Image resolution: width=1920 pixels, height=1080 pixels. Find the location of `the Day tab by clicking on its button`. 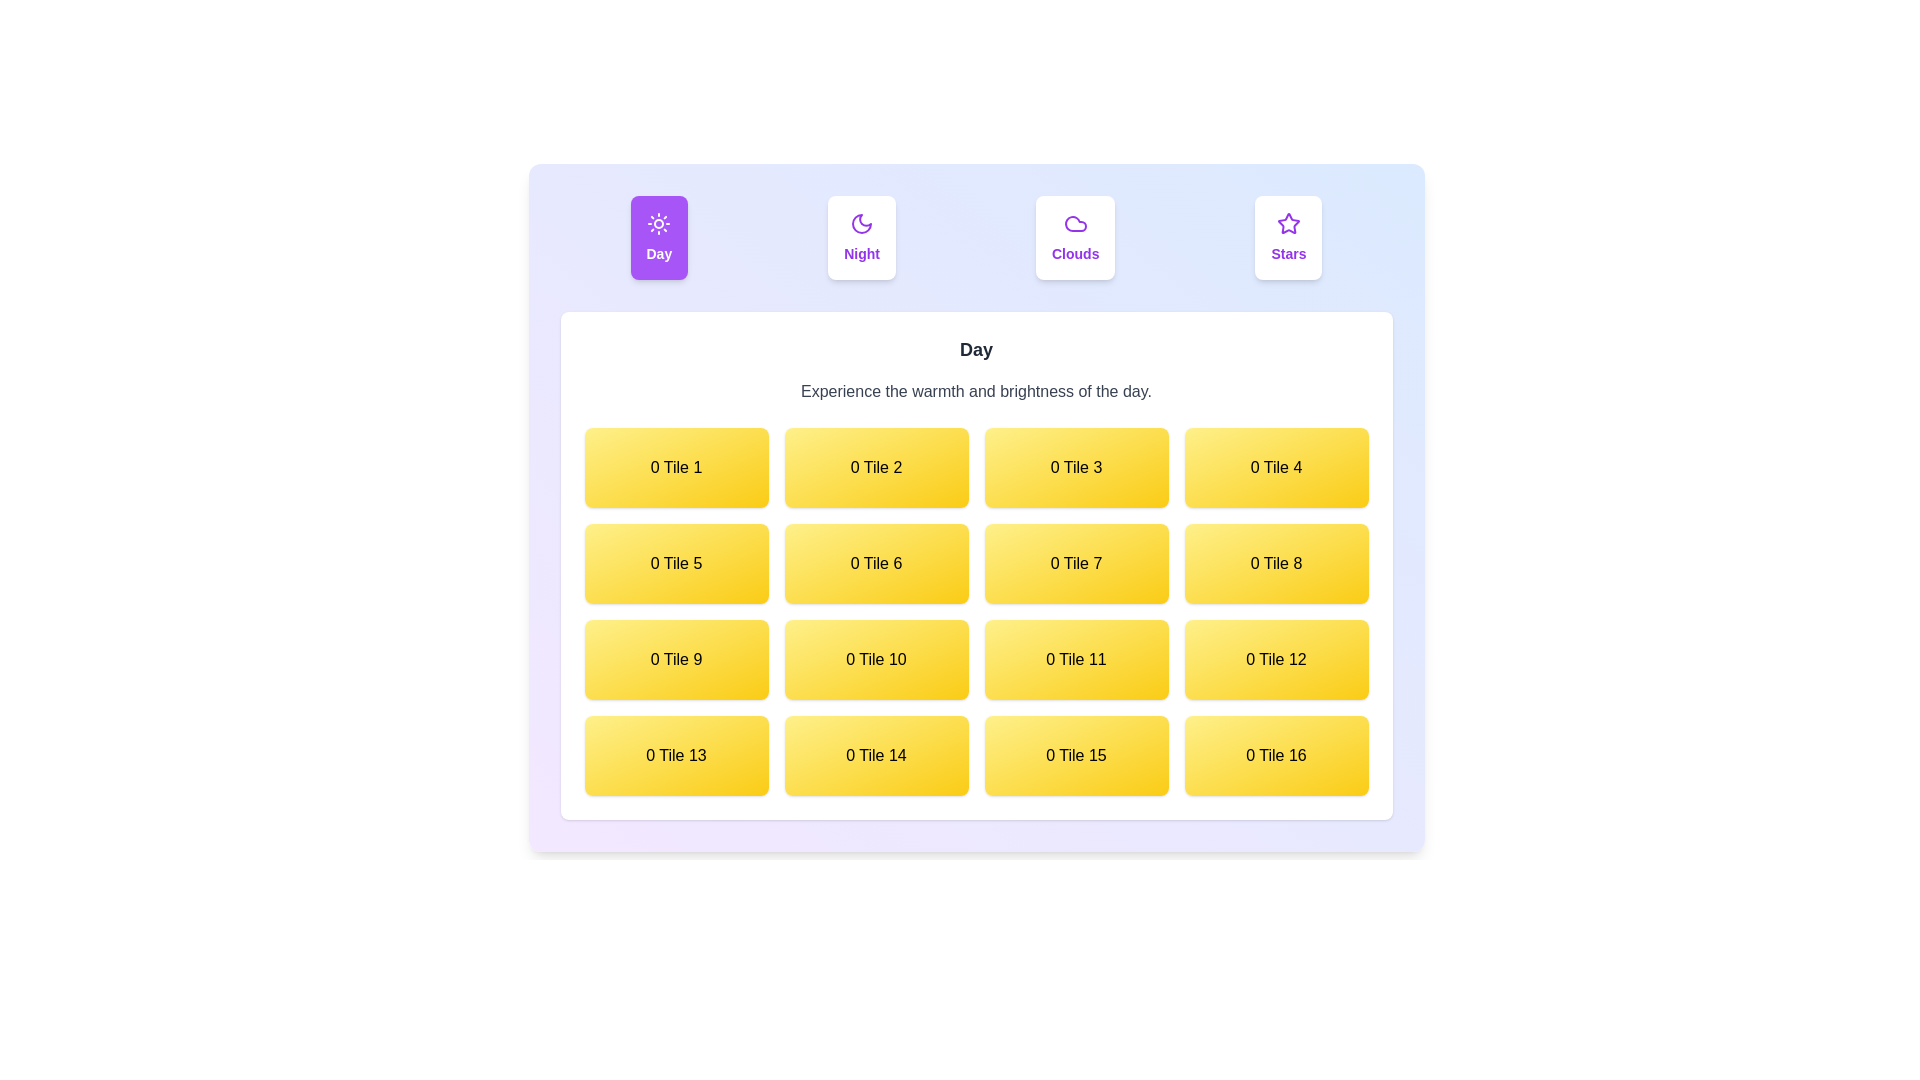

the Day tab by clicking on its button is located at coordinates (658, 237).